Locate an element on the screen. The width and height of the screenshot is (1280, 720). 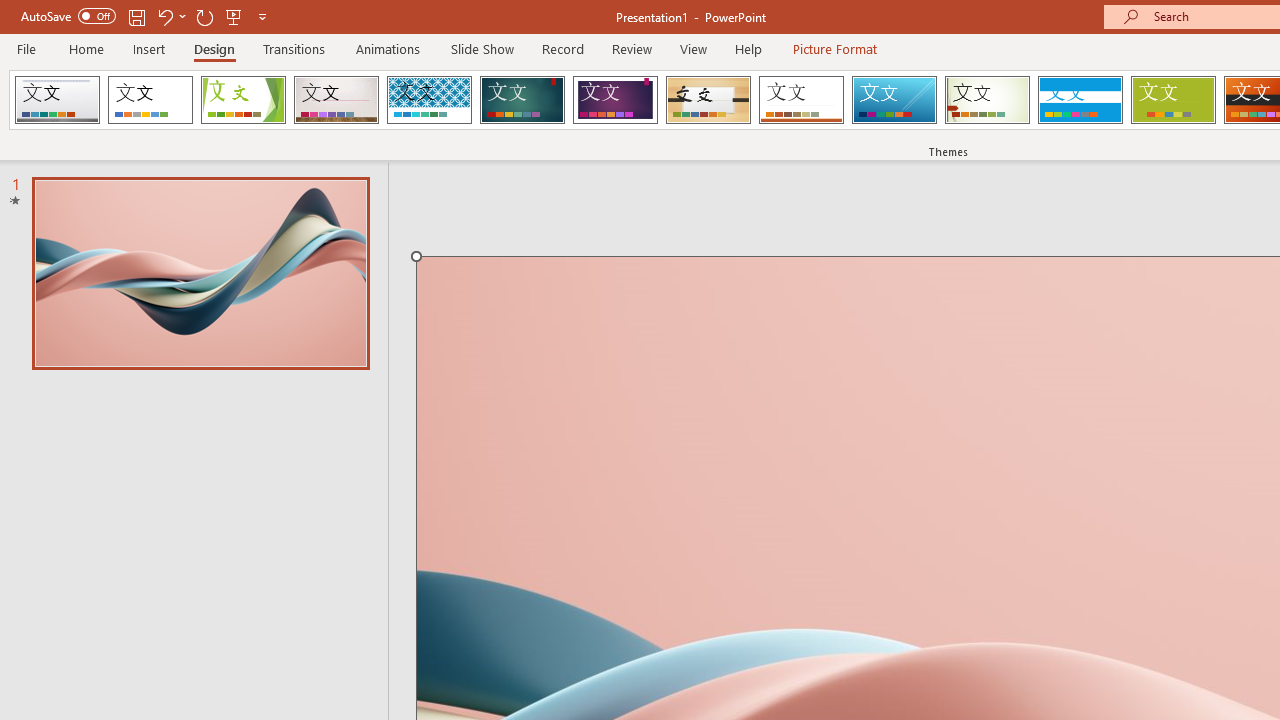
'Banded' is located at coordinates (1079, 100).